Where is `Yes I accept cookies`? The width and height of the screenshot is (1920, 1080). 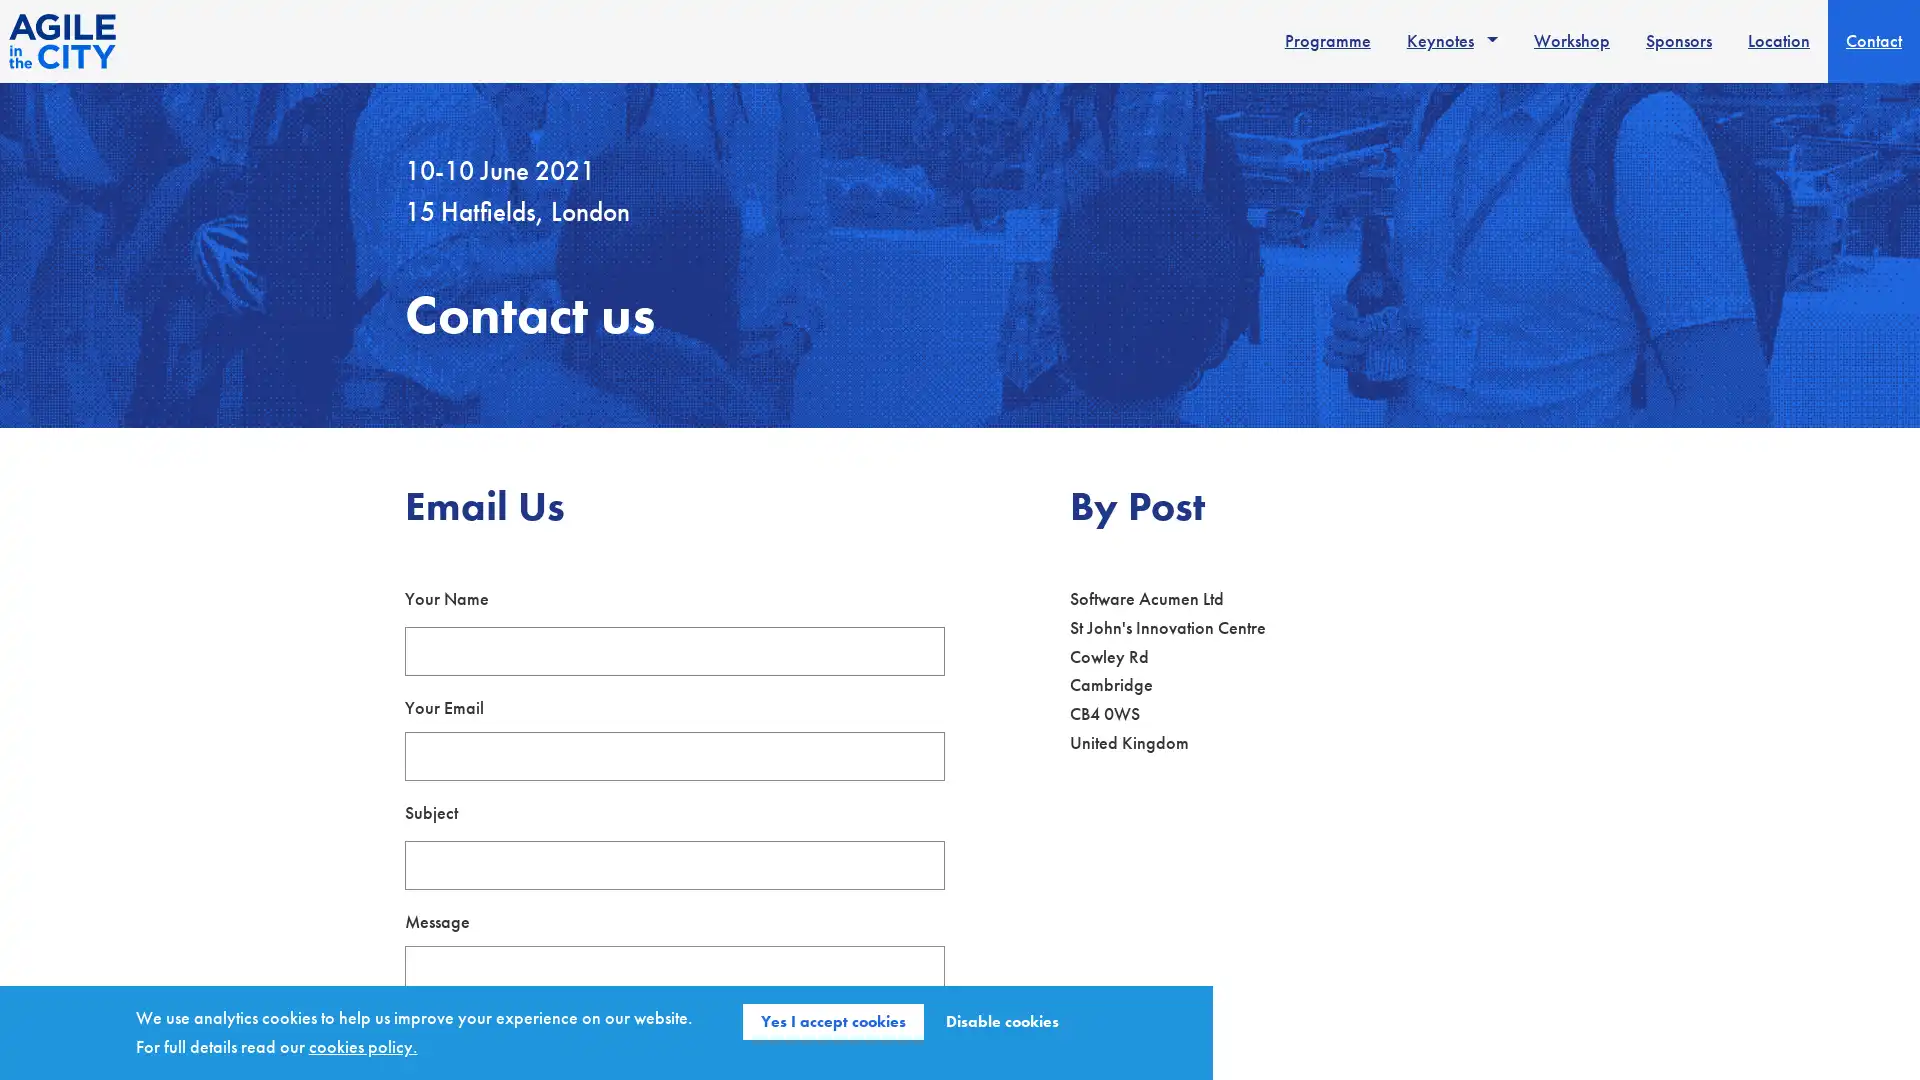 Yes I accept cookies is located at coordinates (833, 1022).